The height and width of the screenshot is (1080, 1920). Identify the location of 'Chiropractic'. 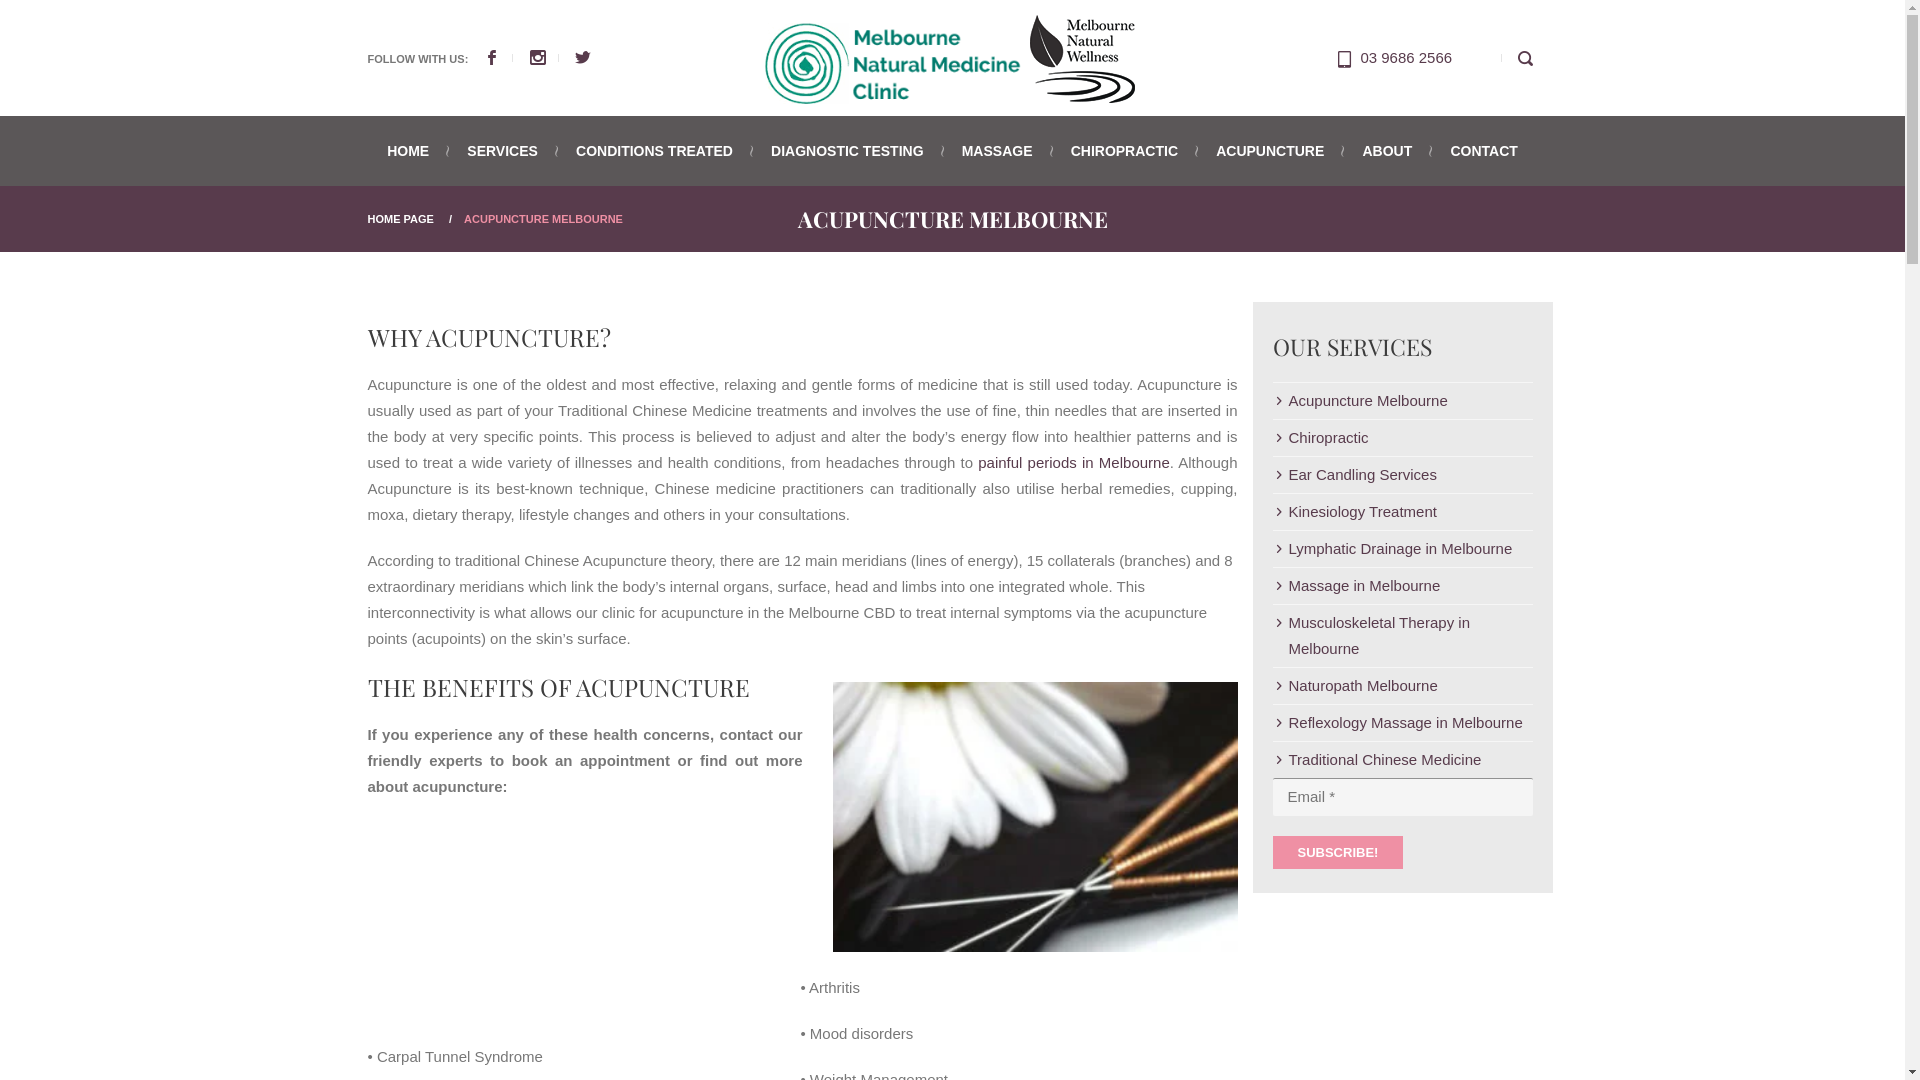
(1320, 437).